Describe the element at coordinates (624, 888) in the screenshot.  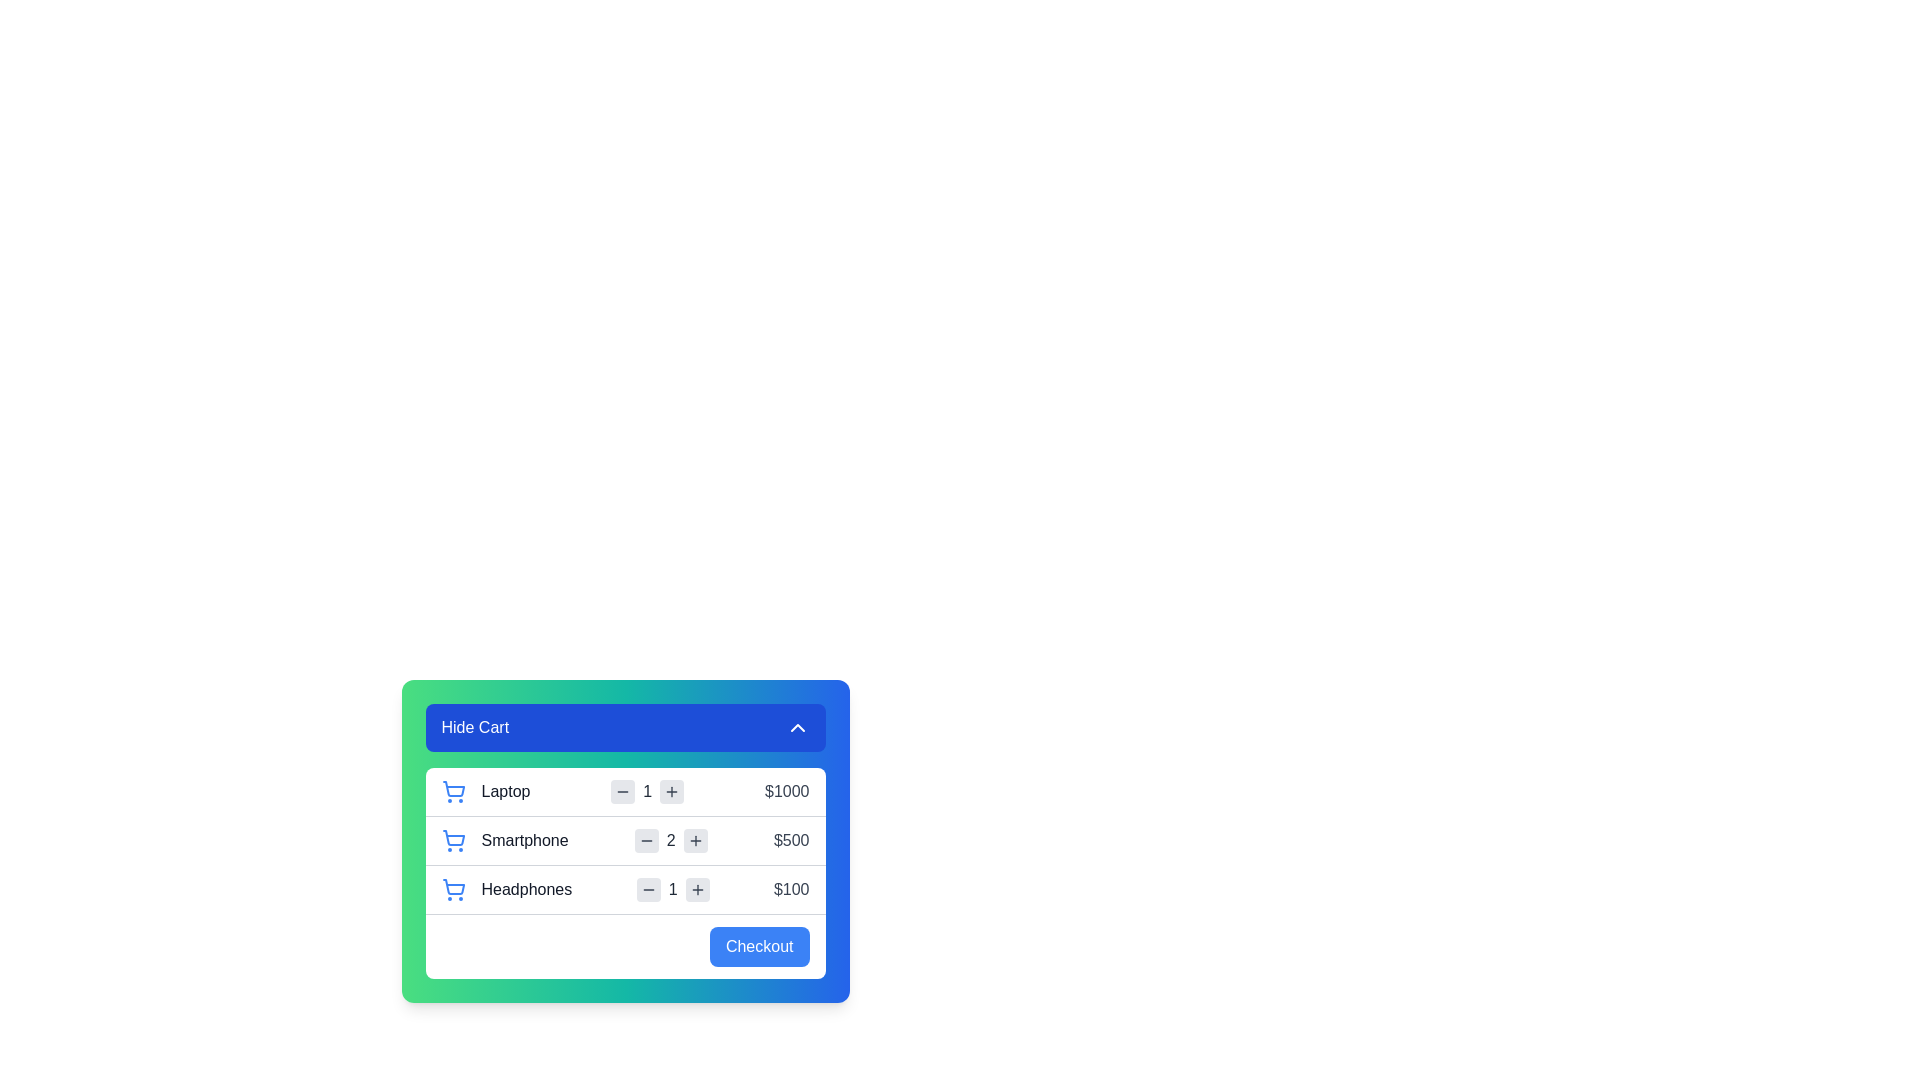
I see `product details from the interactive UI component labeled 'Headphones' in the shopping cart, which includes its quantity of '1' and price of '$100'` at that location.